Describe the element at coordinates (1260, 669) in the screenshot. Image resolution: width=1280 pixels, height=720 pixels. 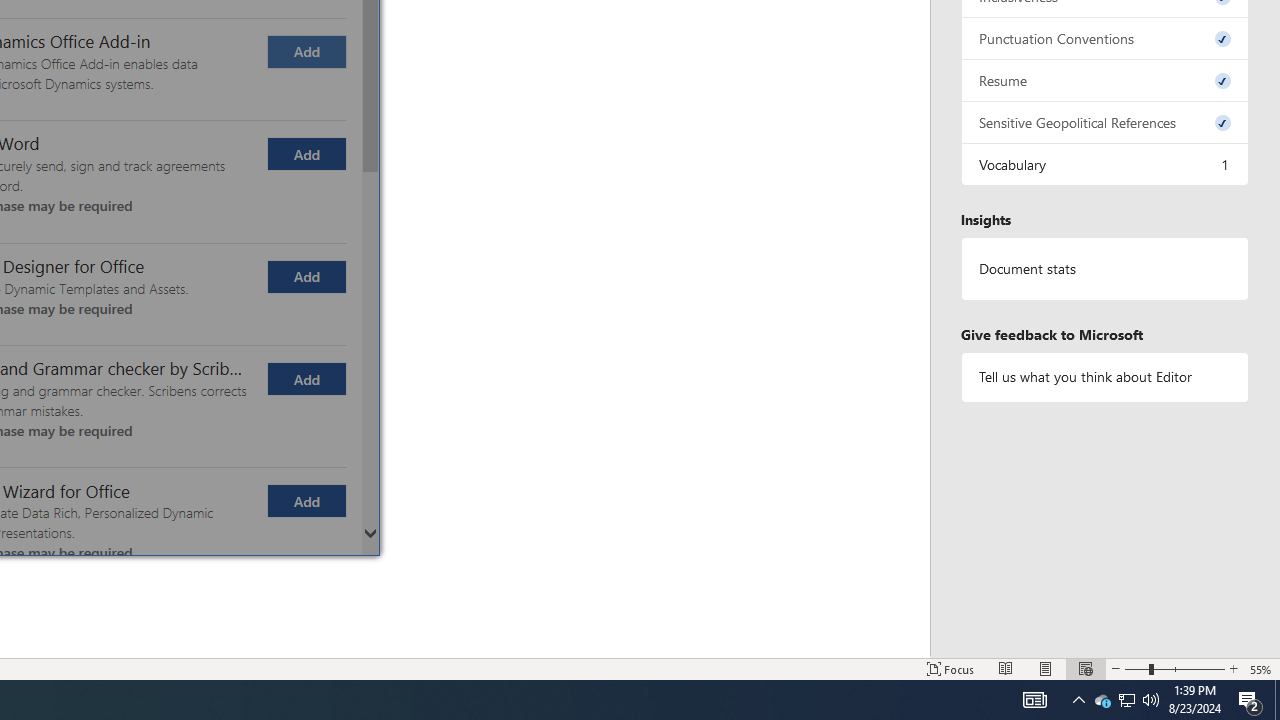
I see `'Zoom 55%'` at that location.